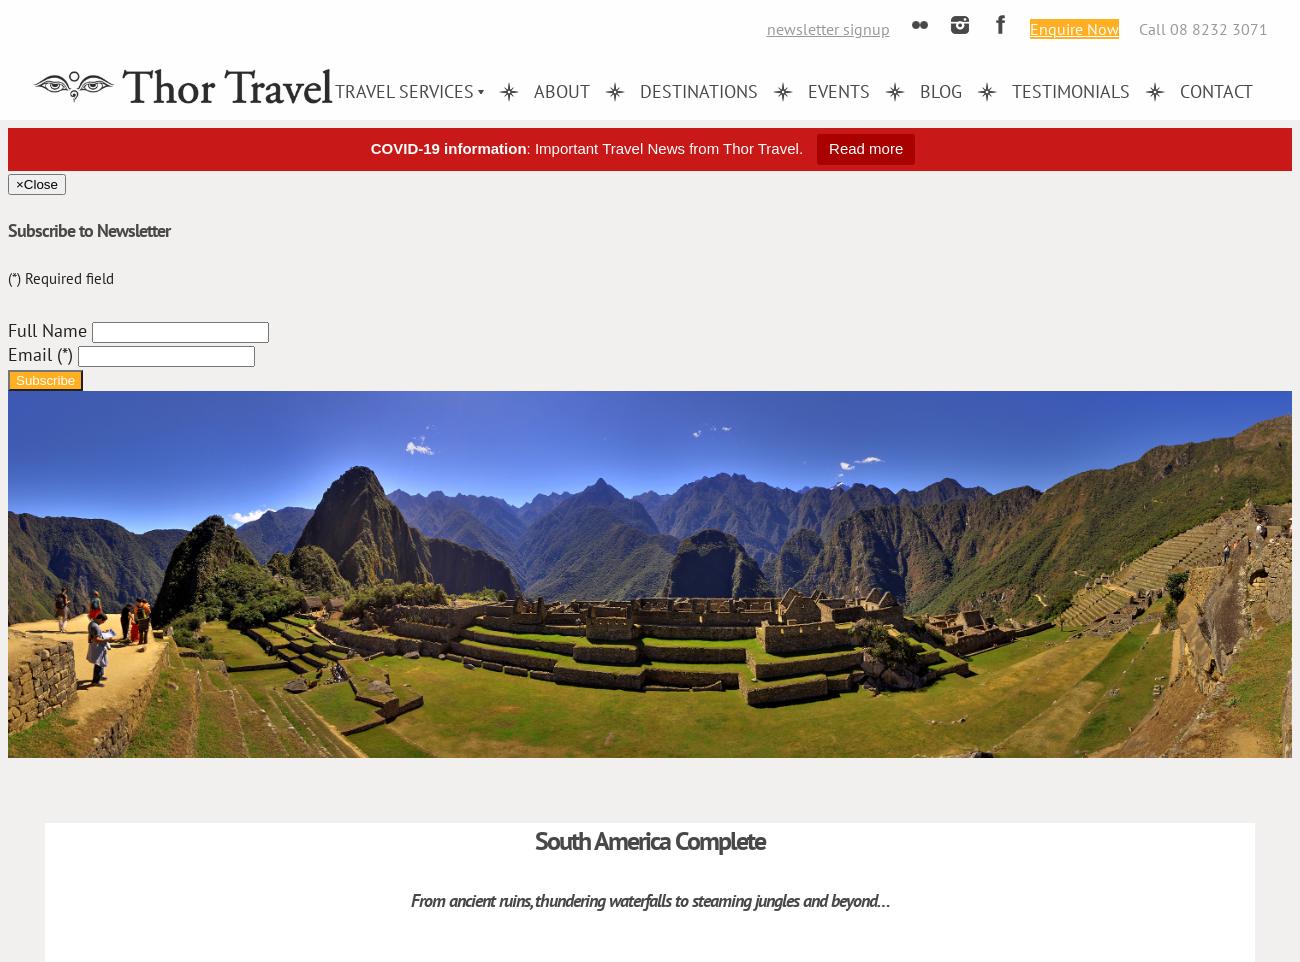 This screenshot has height=962, width=1300. I want to click on ':  Important Travel News from Thor Travel.', so click(663, 148).